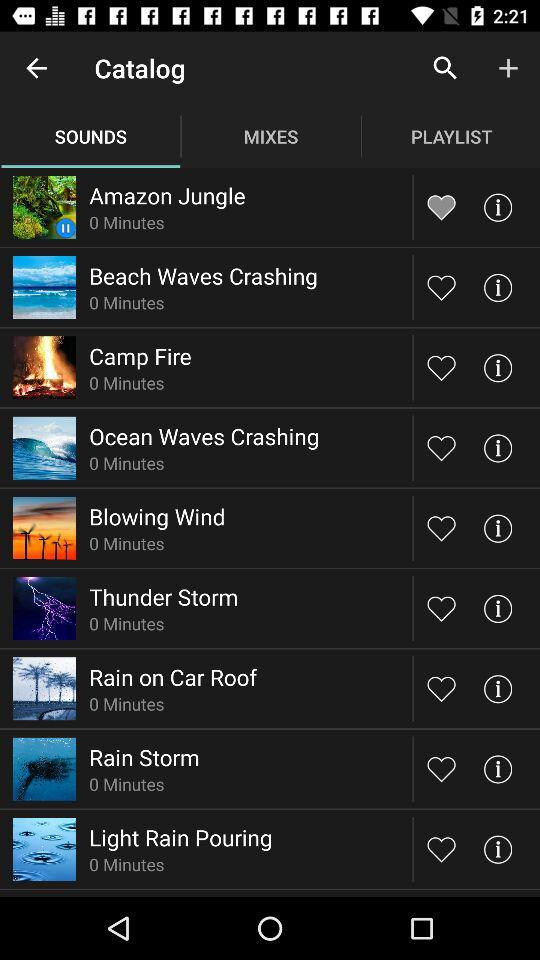  Describe the element at coordinates (496, 286) in the screenshot. I see `information option` at that location.